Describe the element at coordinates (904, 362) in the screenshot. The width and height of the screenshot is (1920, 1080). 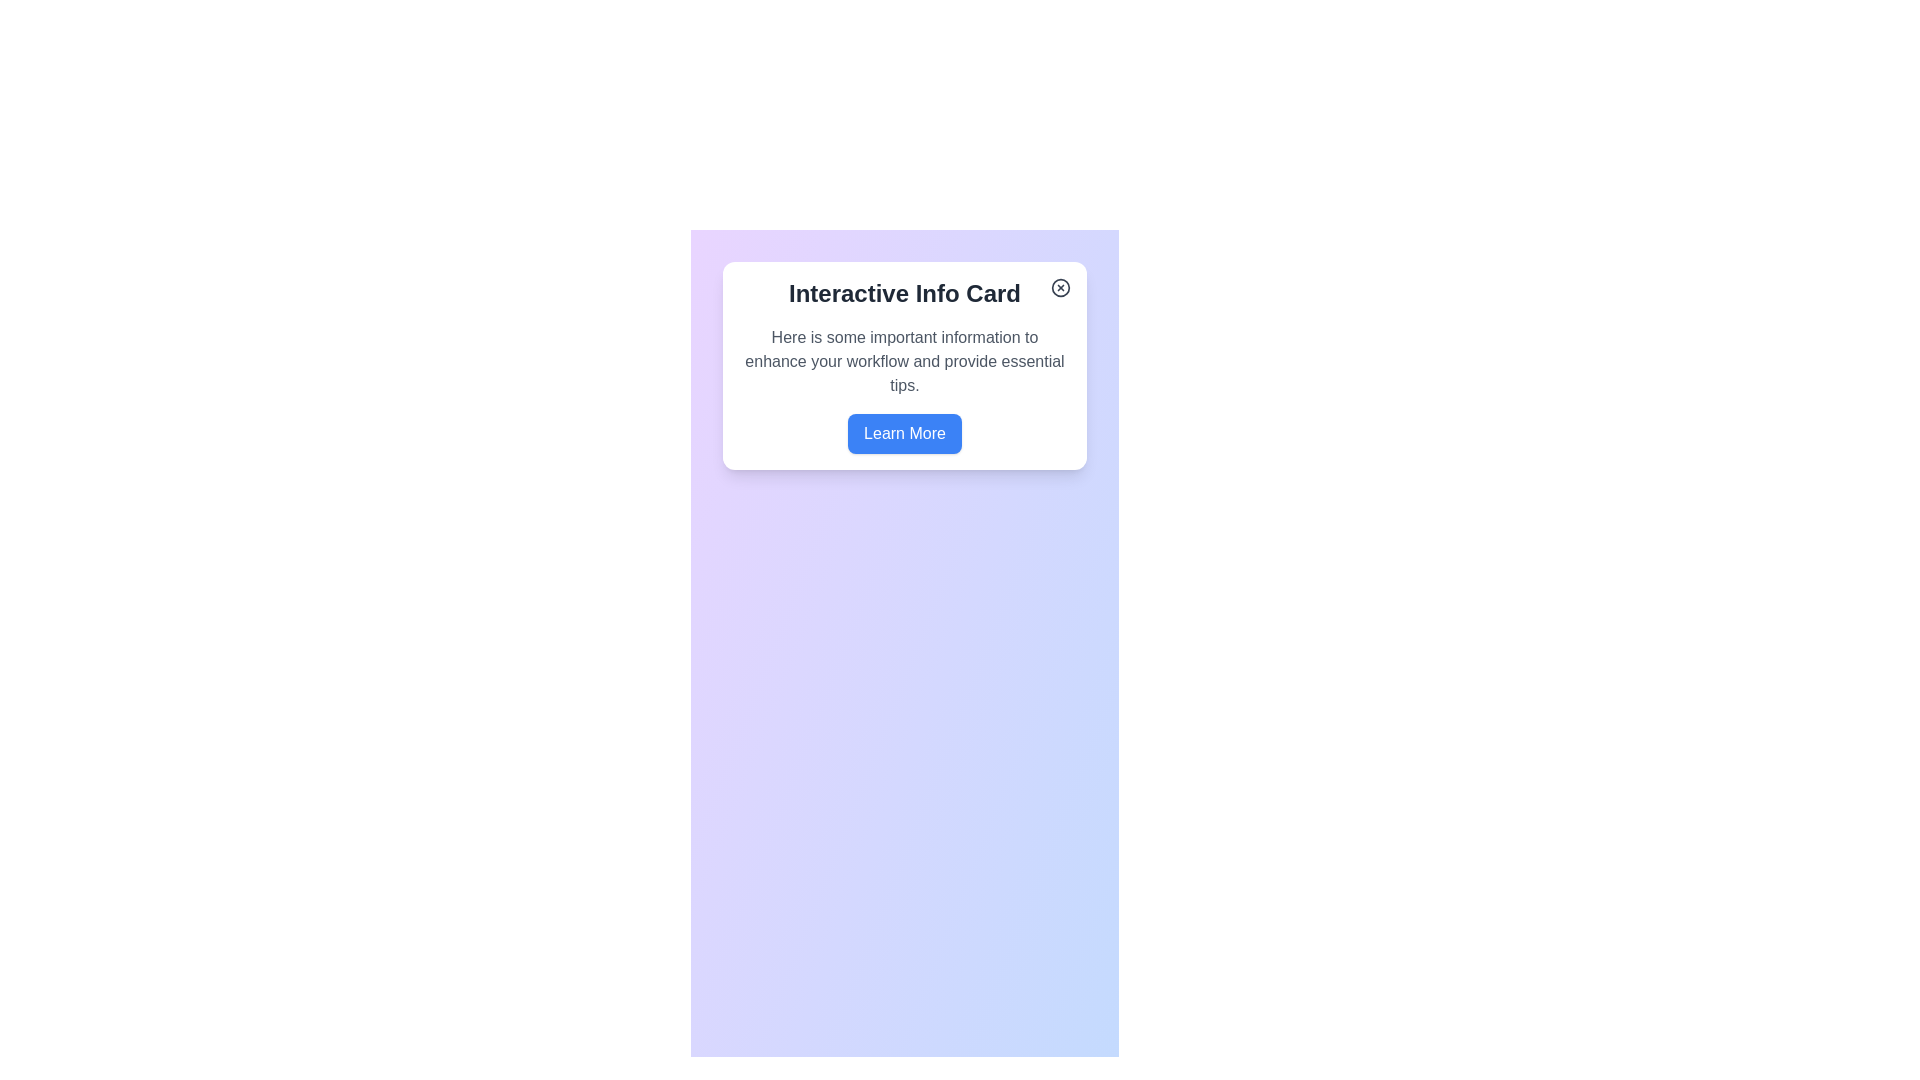
I see `the static text content styled with gray text color, located within a card below the title 'Interactive Info Card' and above the 'Learn More' button` at that location.